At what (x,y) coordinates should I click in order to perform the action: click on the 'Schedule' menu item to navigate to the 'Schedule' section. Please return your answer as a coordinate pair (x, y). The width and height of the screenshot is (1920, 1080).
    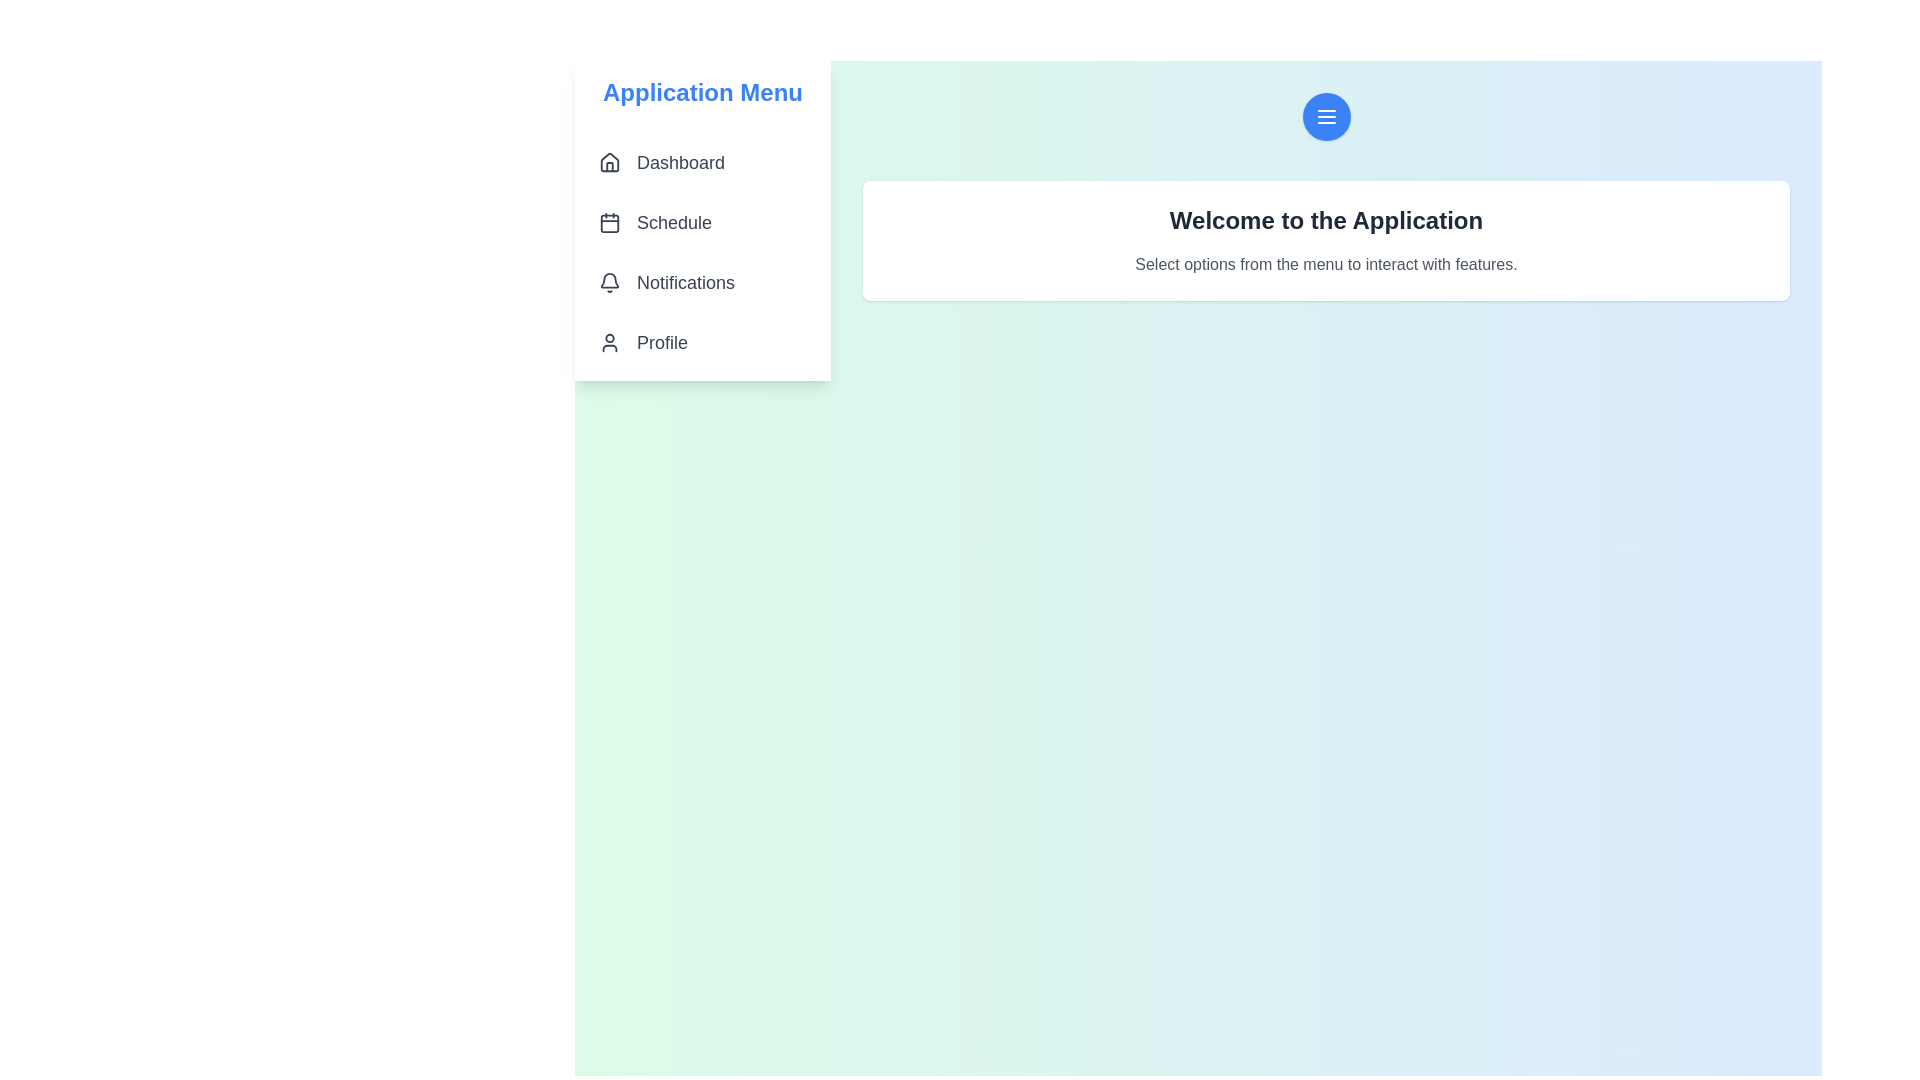
    Looking at the image, I should click on (702, 223).